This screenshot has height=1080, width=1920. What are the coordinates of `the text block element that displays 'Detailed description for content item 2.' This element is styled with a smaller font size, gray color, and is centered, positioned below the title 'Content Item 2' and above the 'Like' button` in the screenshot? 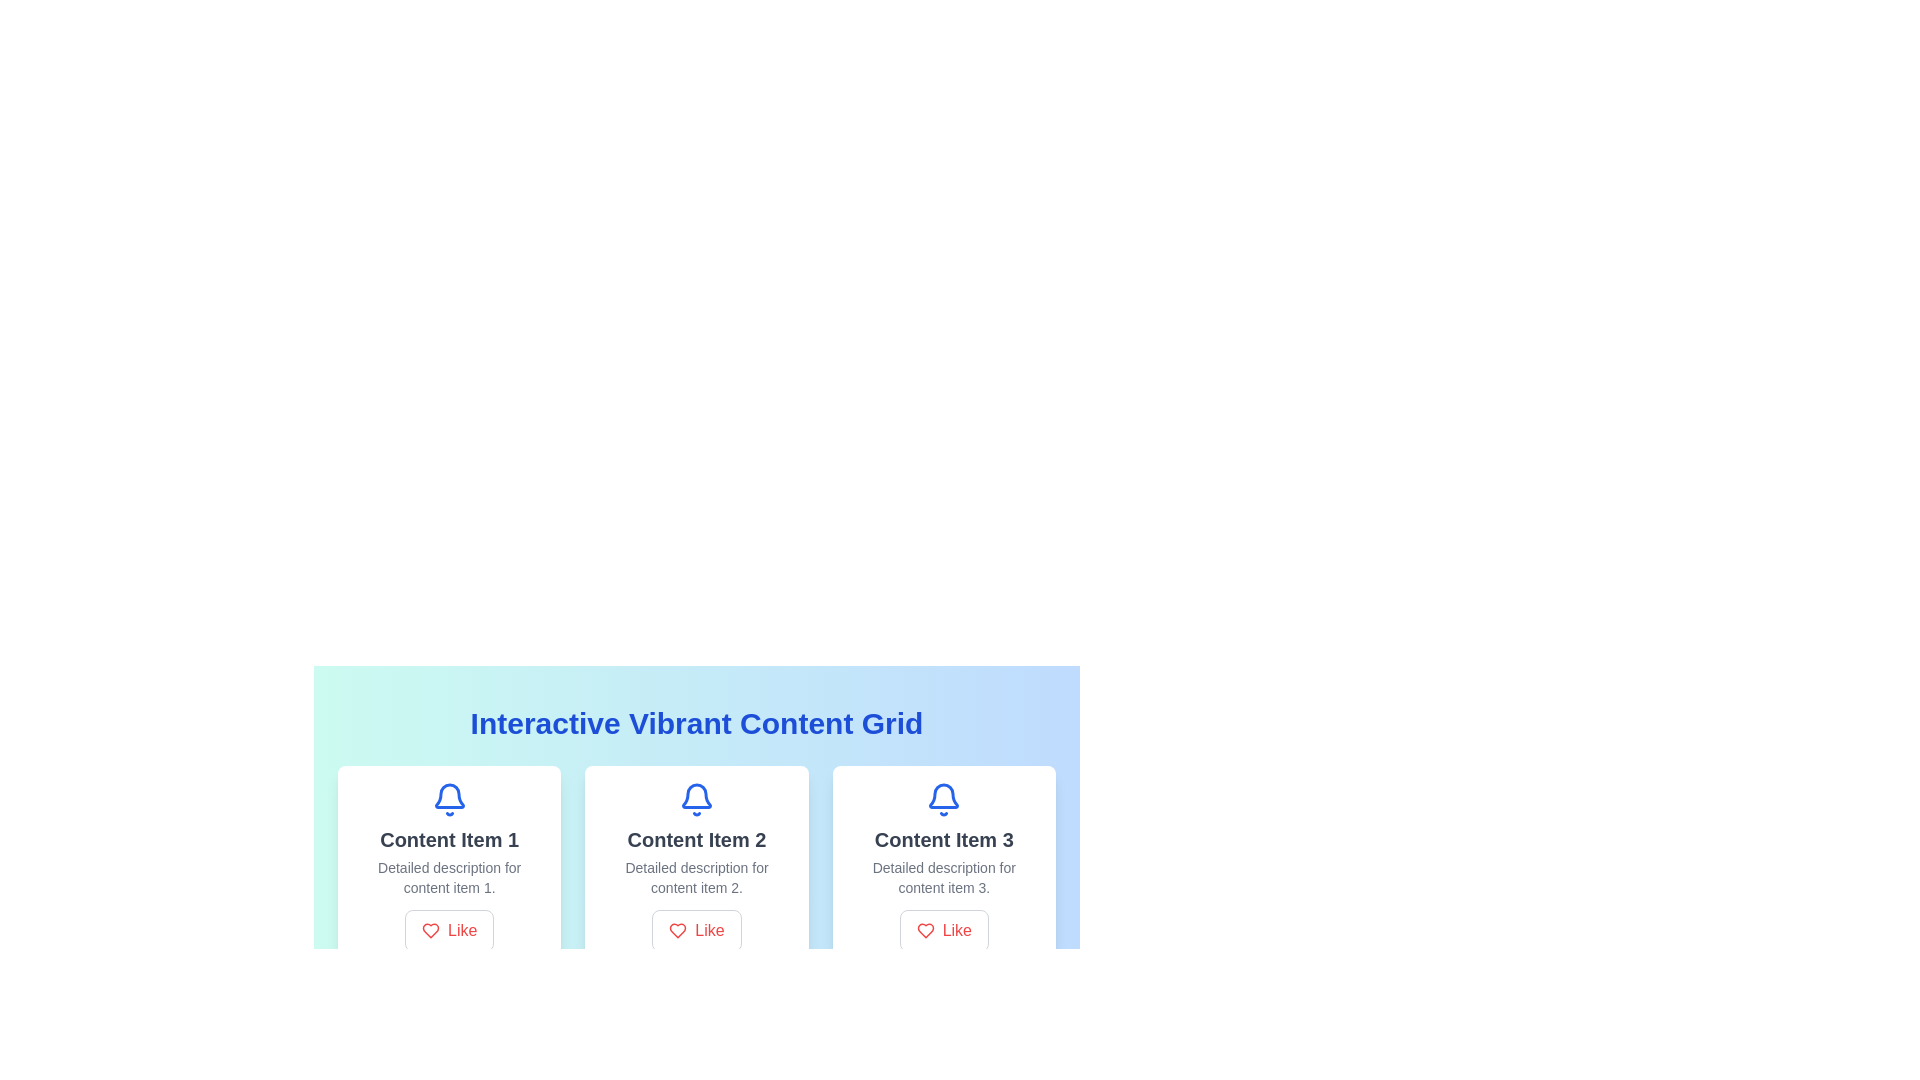 It's located at (696, 877).